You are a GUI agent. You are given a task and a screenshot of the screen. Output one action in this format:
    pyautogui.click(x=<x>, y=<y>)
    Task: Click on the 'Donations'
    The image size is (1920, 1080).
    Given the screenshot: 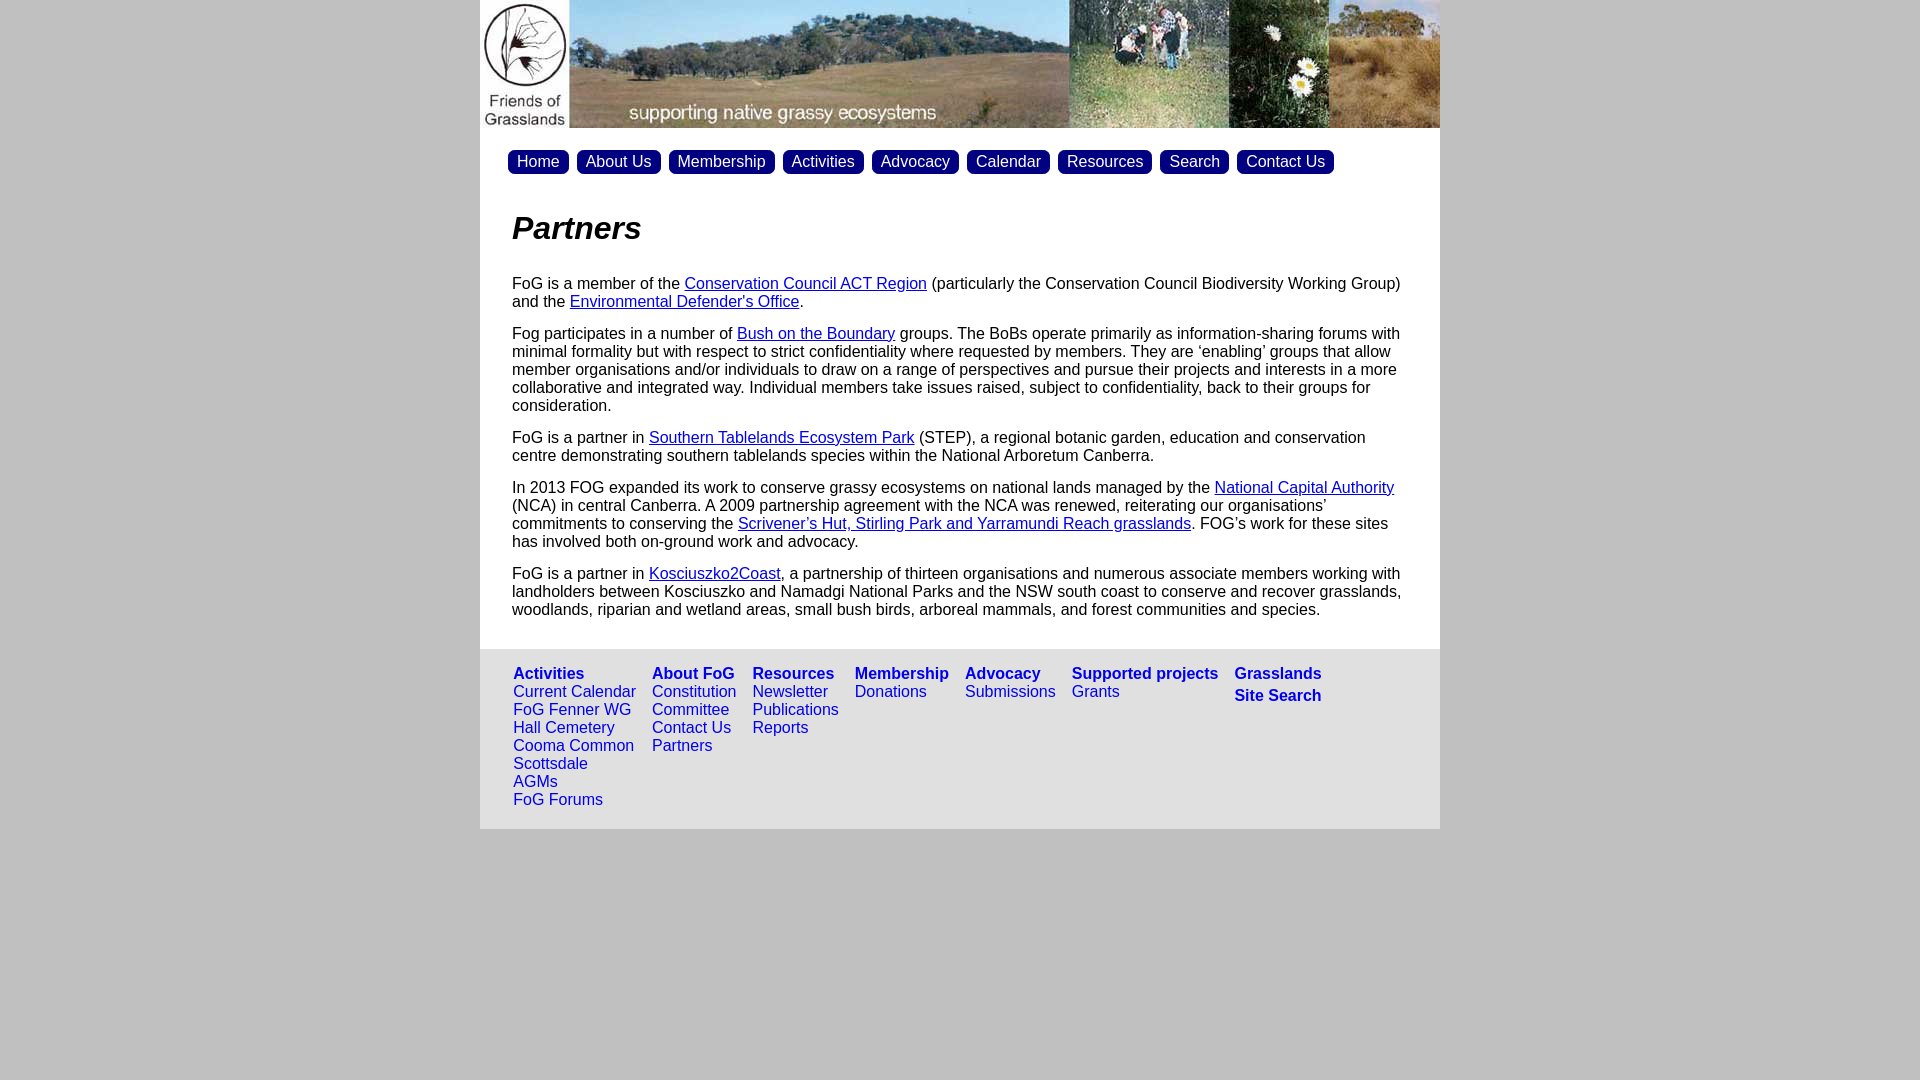 What is the action you would take?
    pyautogui.click(x=854, y=690)
    